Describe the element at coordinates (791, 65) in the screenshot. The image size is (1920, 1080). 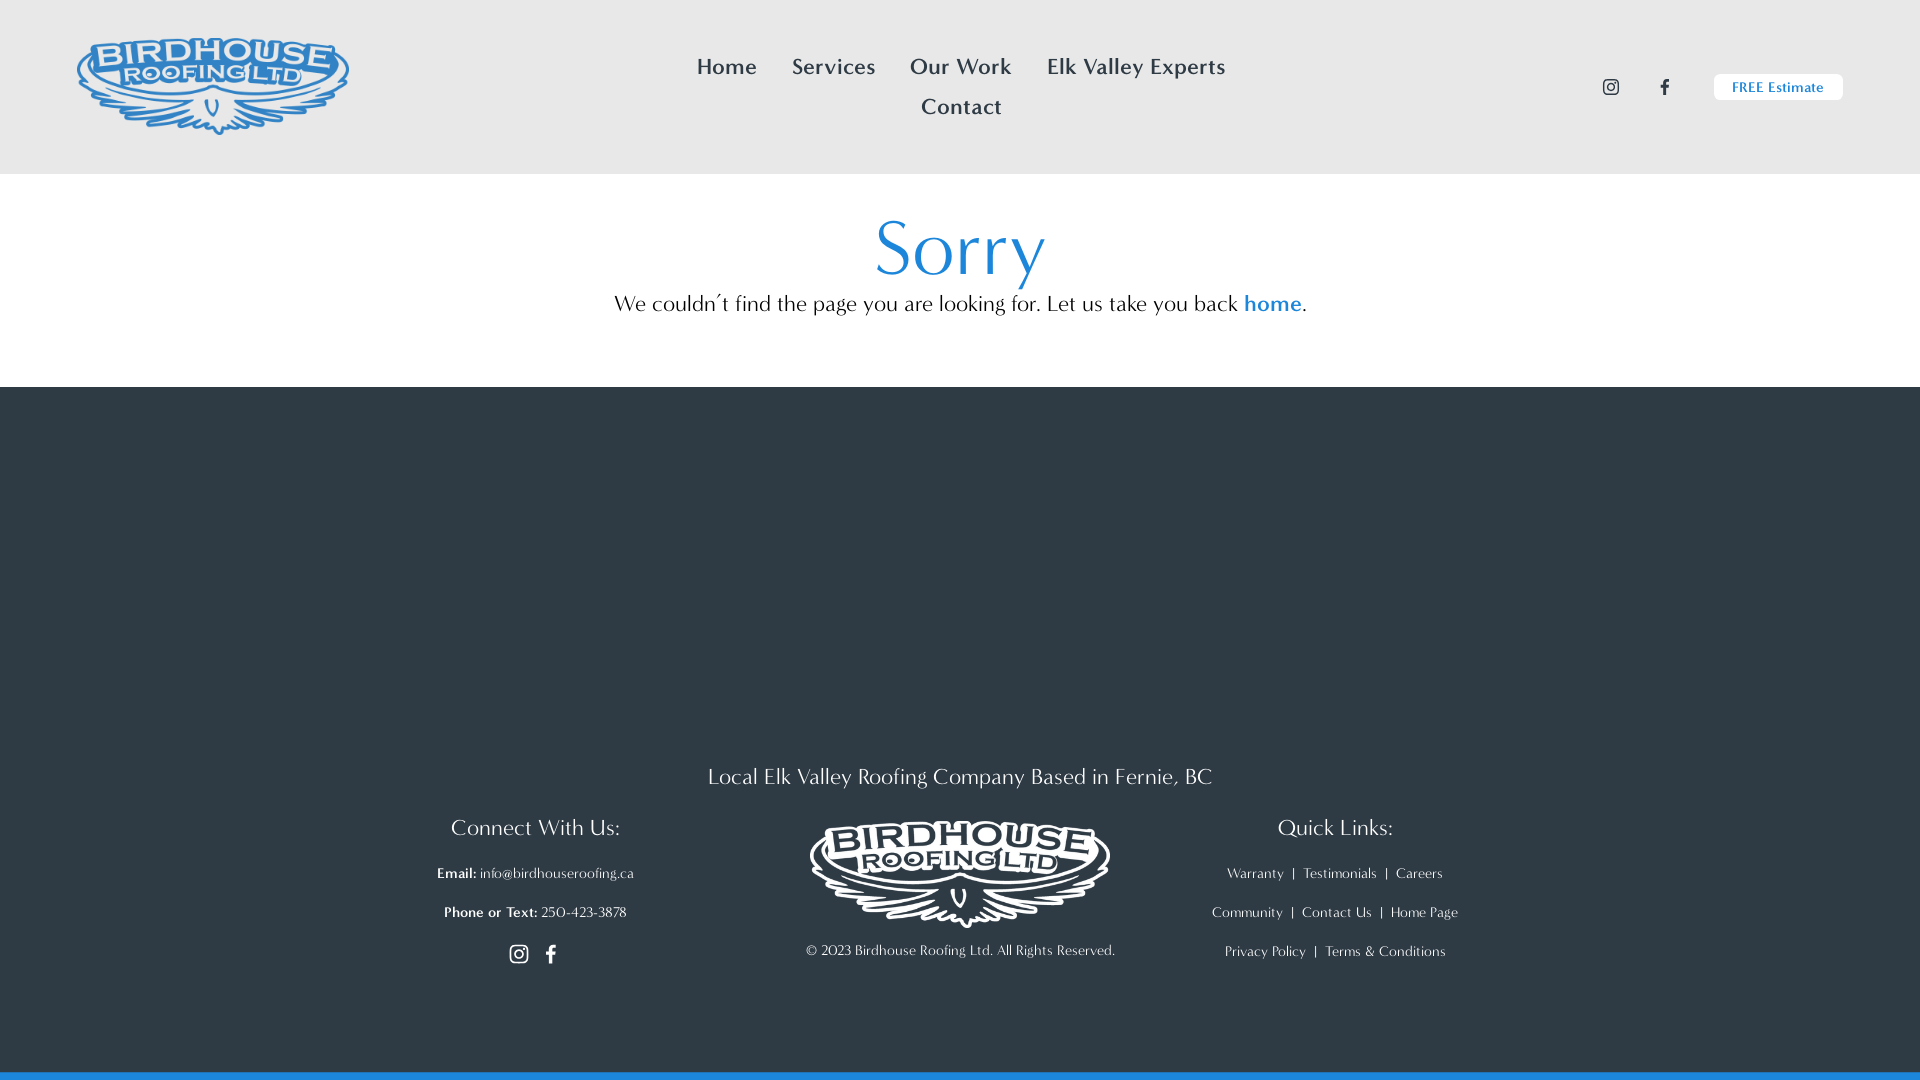
I see `'Services'` at that location.